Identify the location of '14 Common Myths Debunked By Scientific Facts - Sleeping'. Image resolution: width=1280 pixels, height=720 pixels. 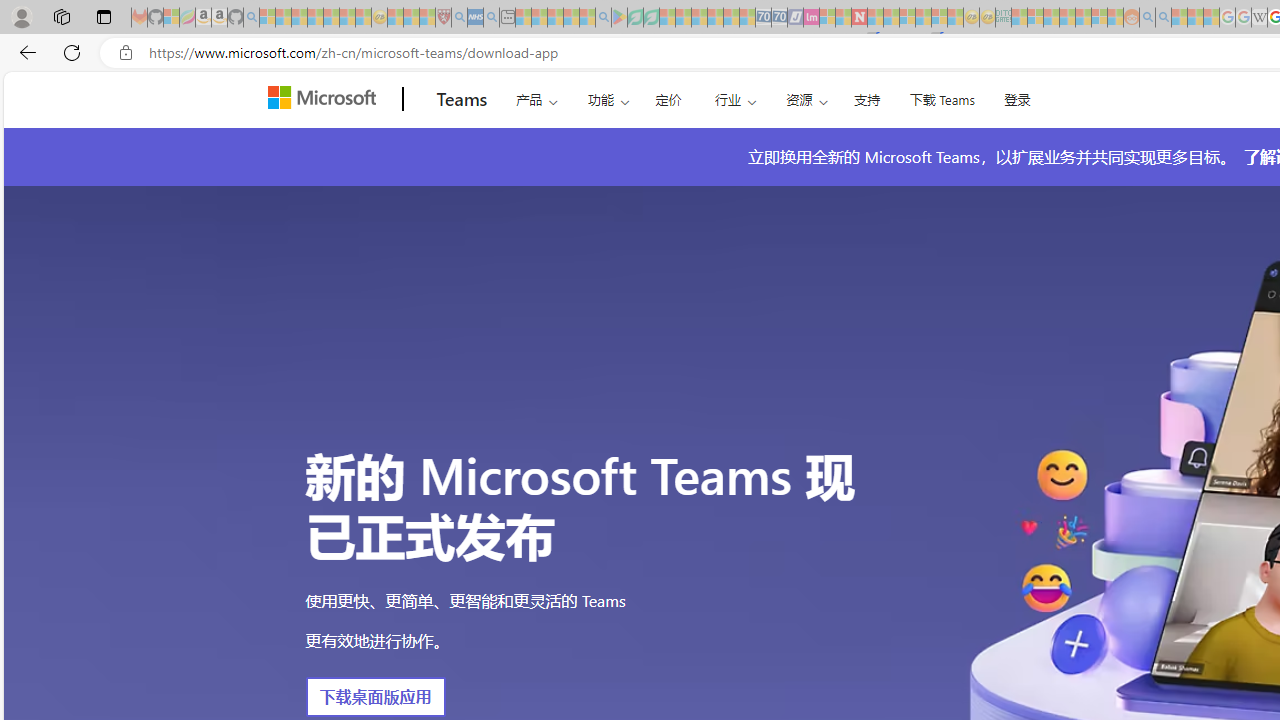
(890, 17).